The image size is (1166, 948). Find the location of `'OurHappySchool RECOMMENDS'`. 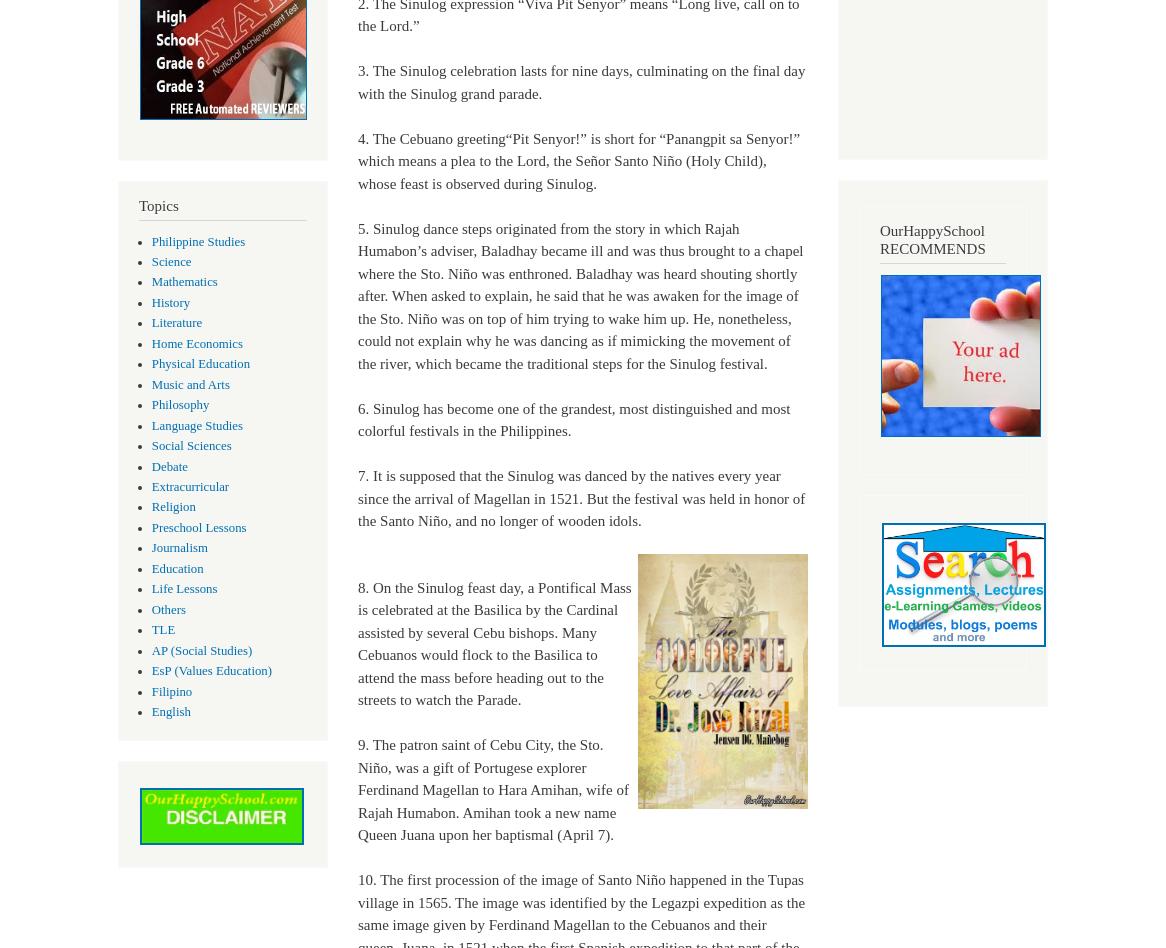

'OurHappySchool RECOMMENDS' is located at coordinates (878, 238).